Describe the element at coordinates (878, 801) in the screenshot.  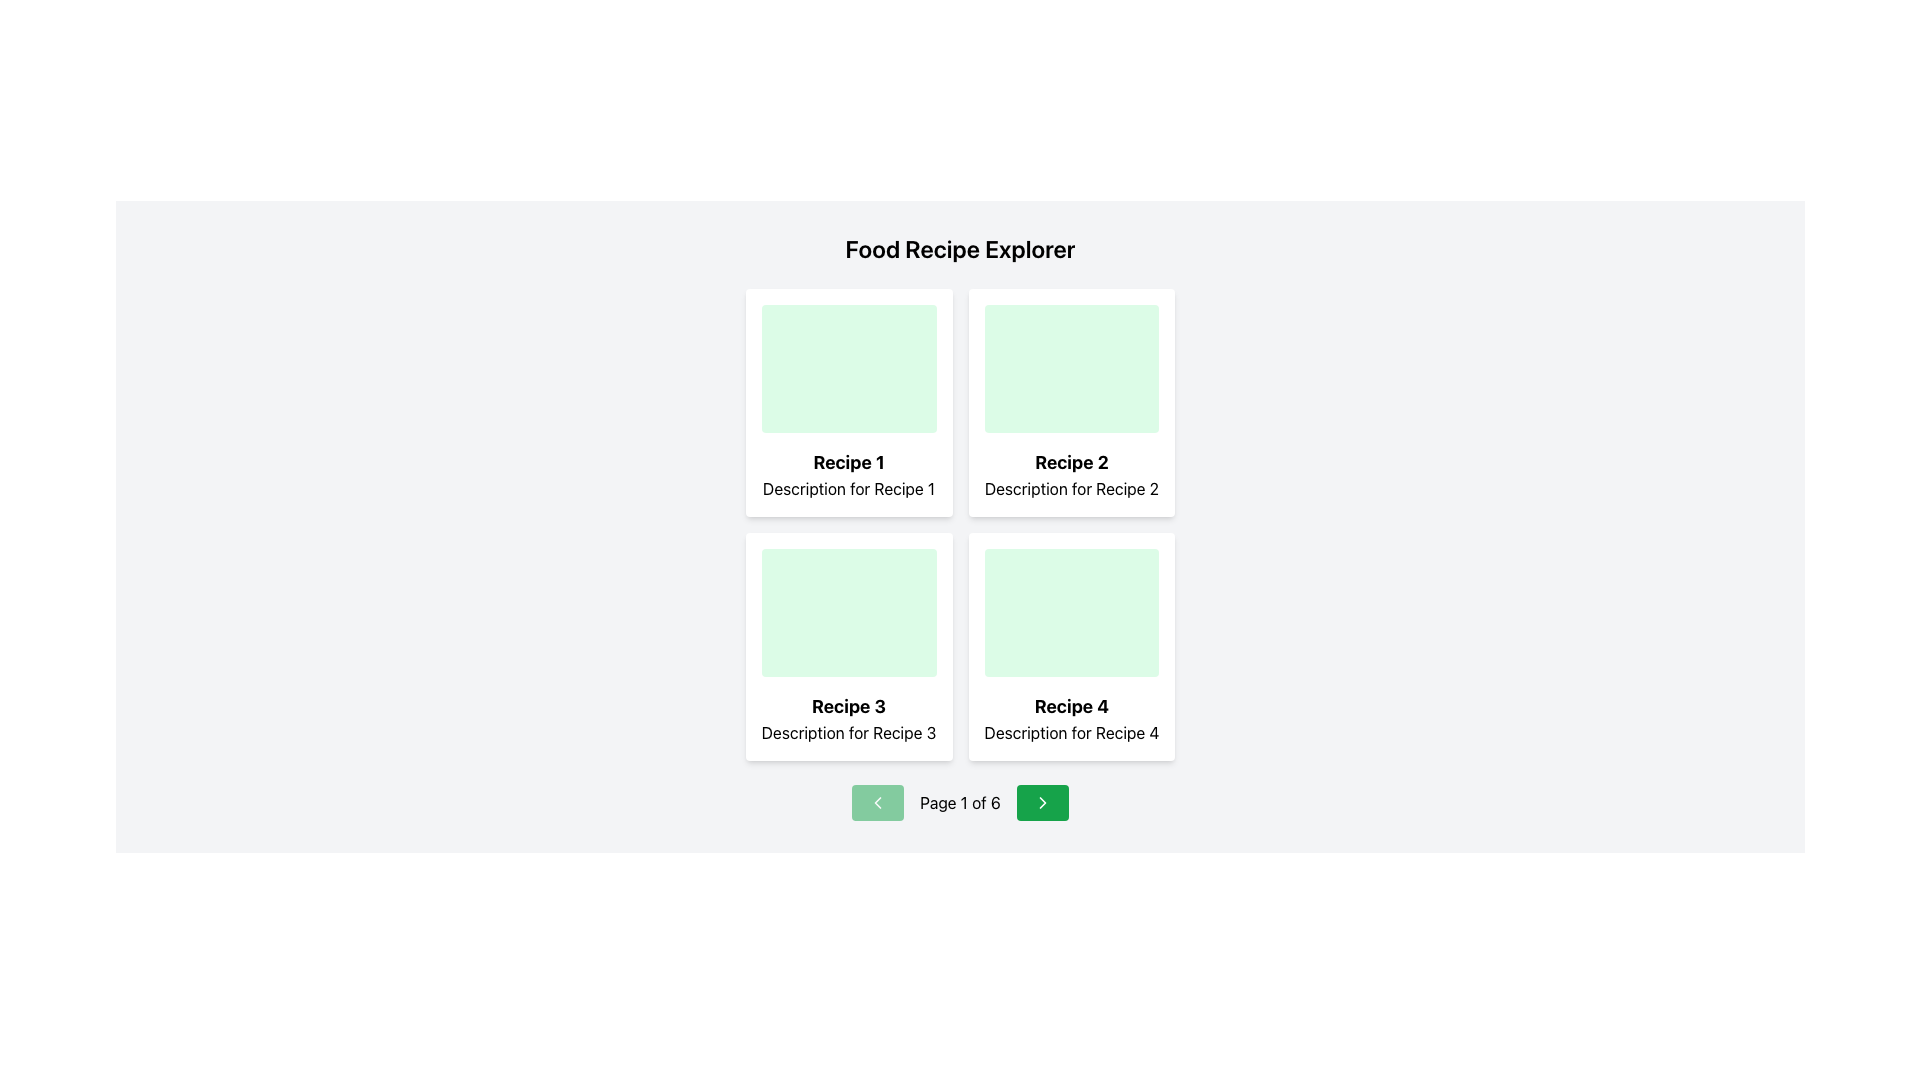
I see `the leftmost green button with a left-pointing chevron icon in the pagination area` at that location.